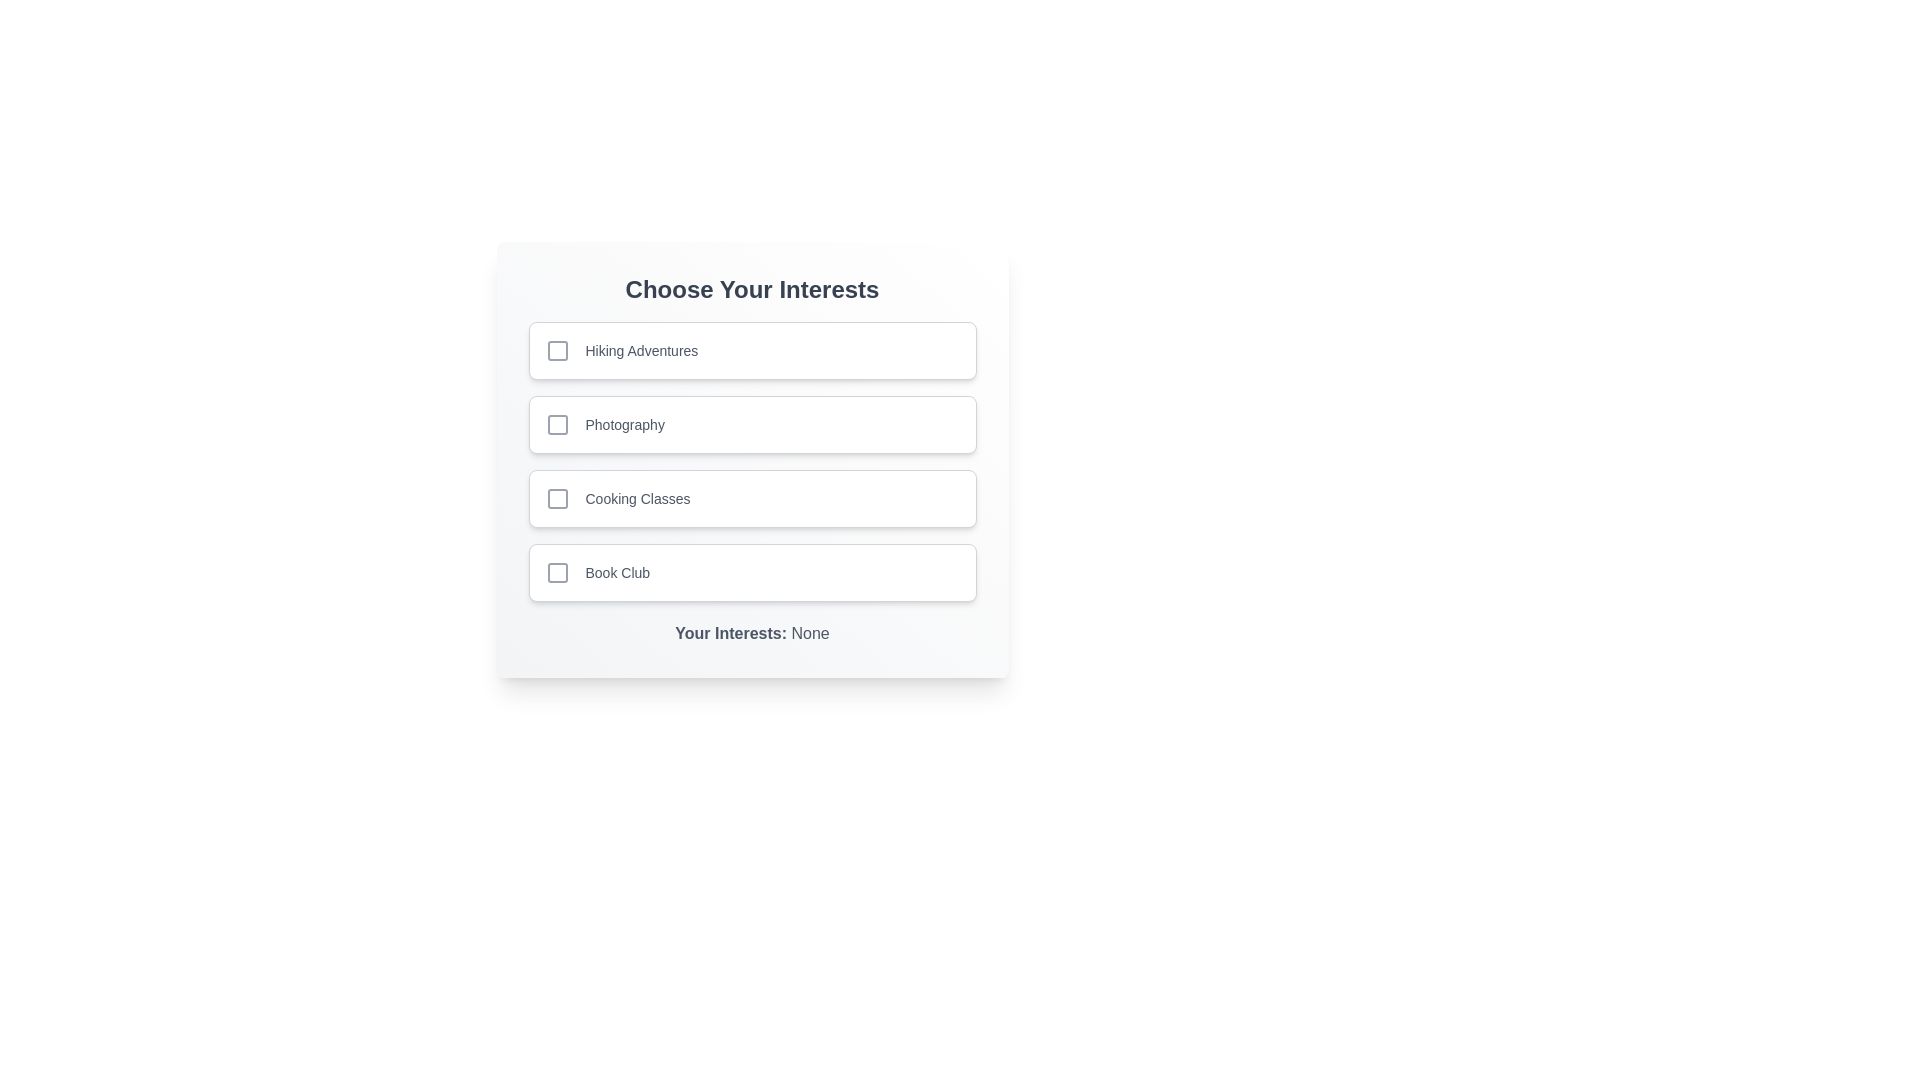  I want to click on a selectable card component in the central list, so click(751, 459).